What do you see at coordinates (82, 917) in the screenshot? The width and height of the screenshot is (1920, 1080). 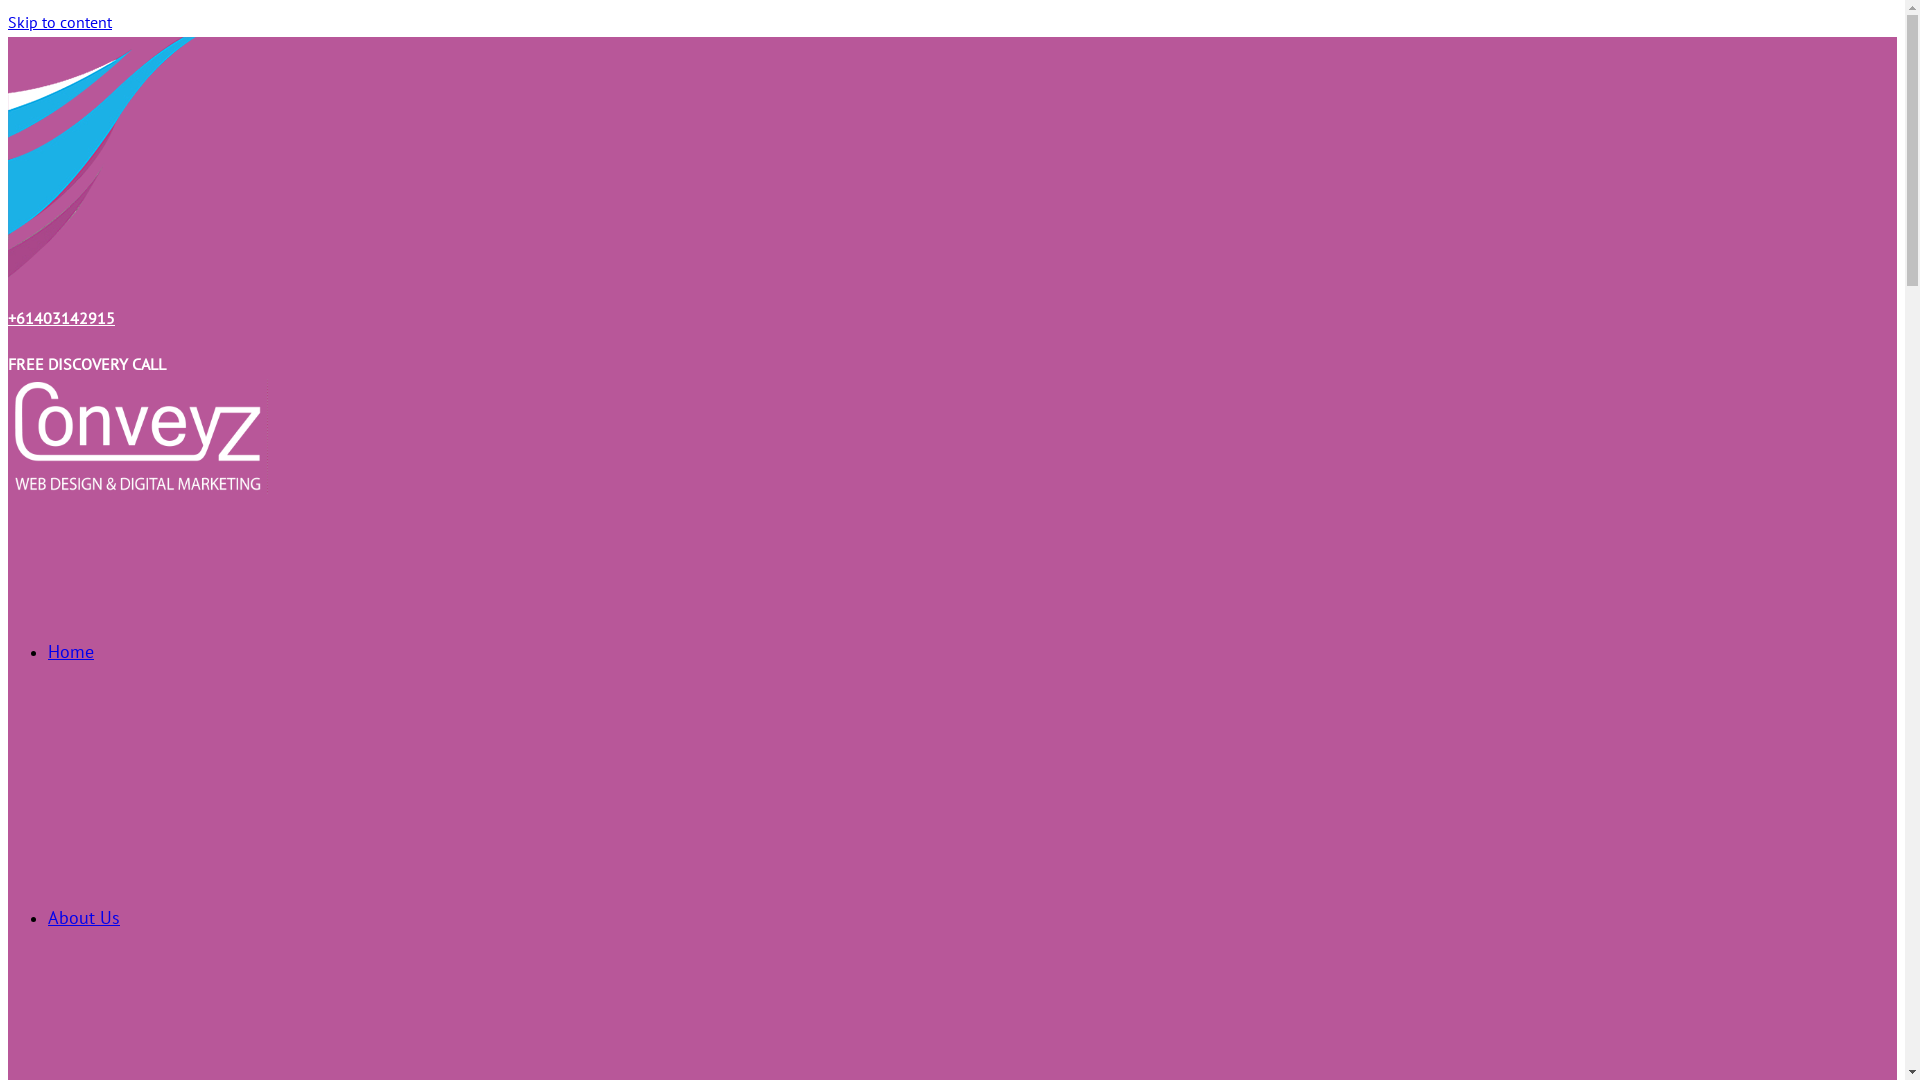 I see `'About Us'` at bounding box center [82, 917].